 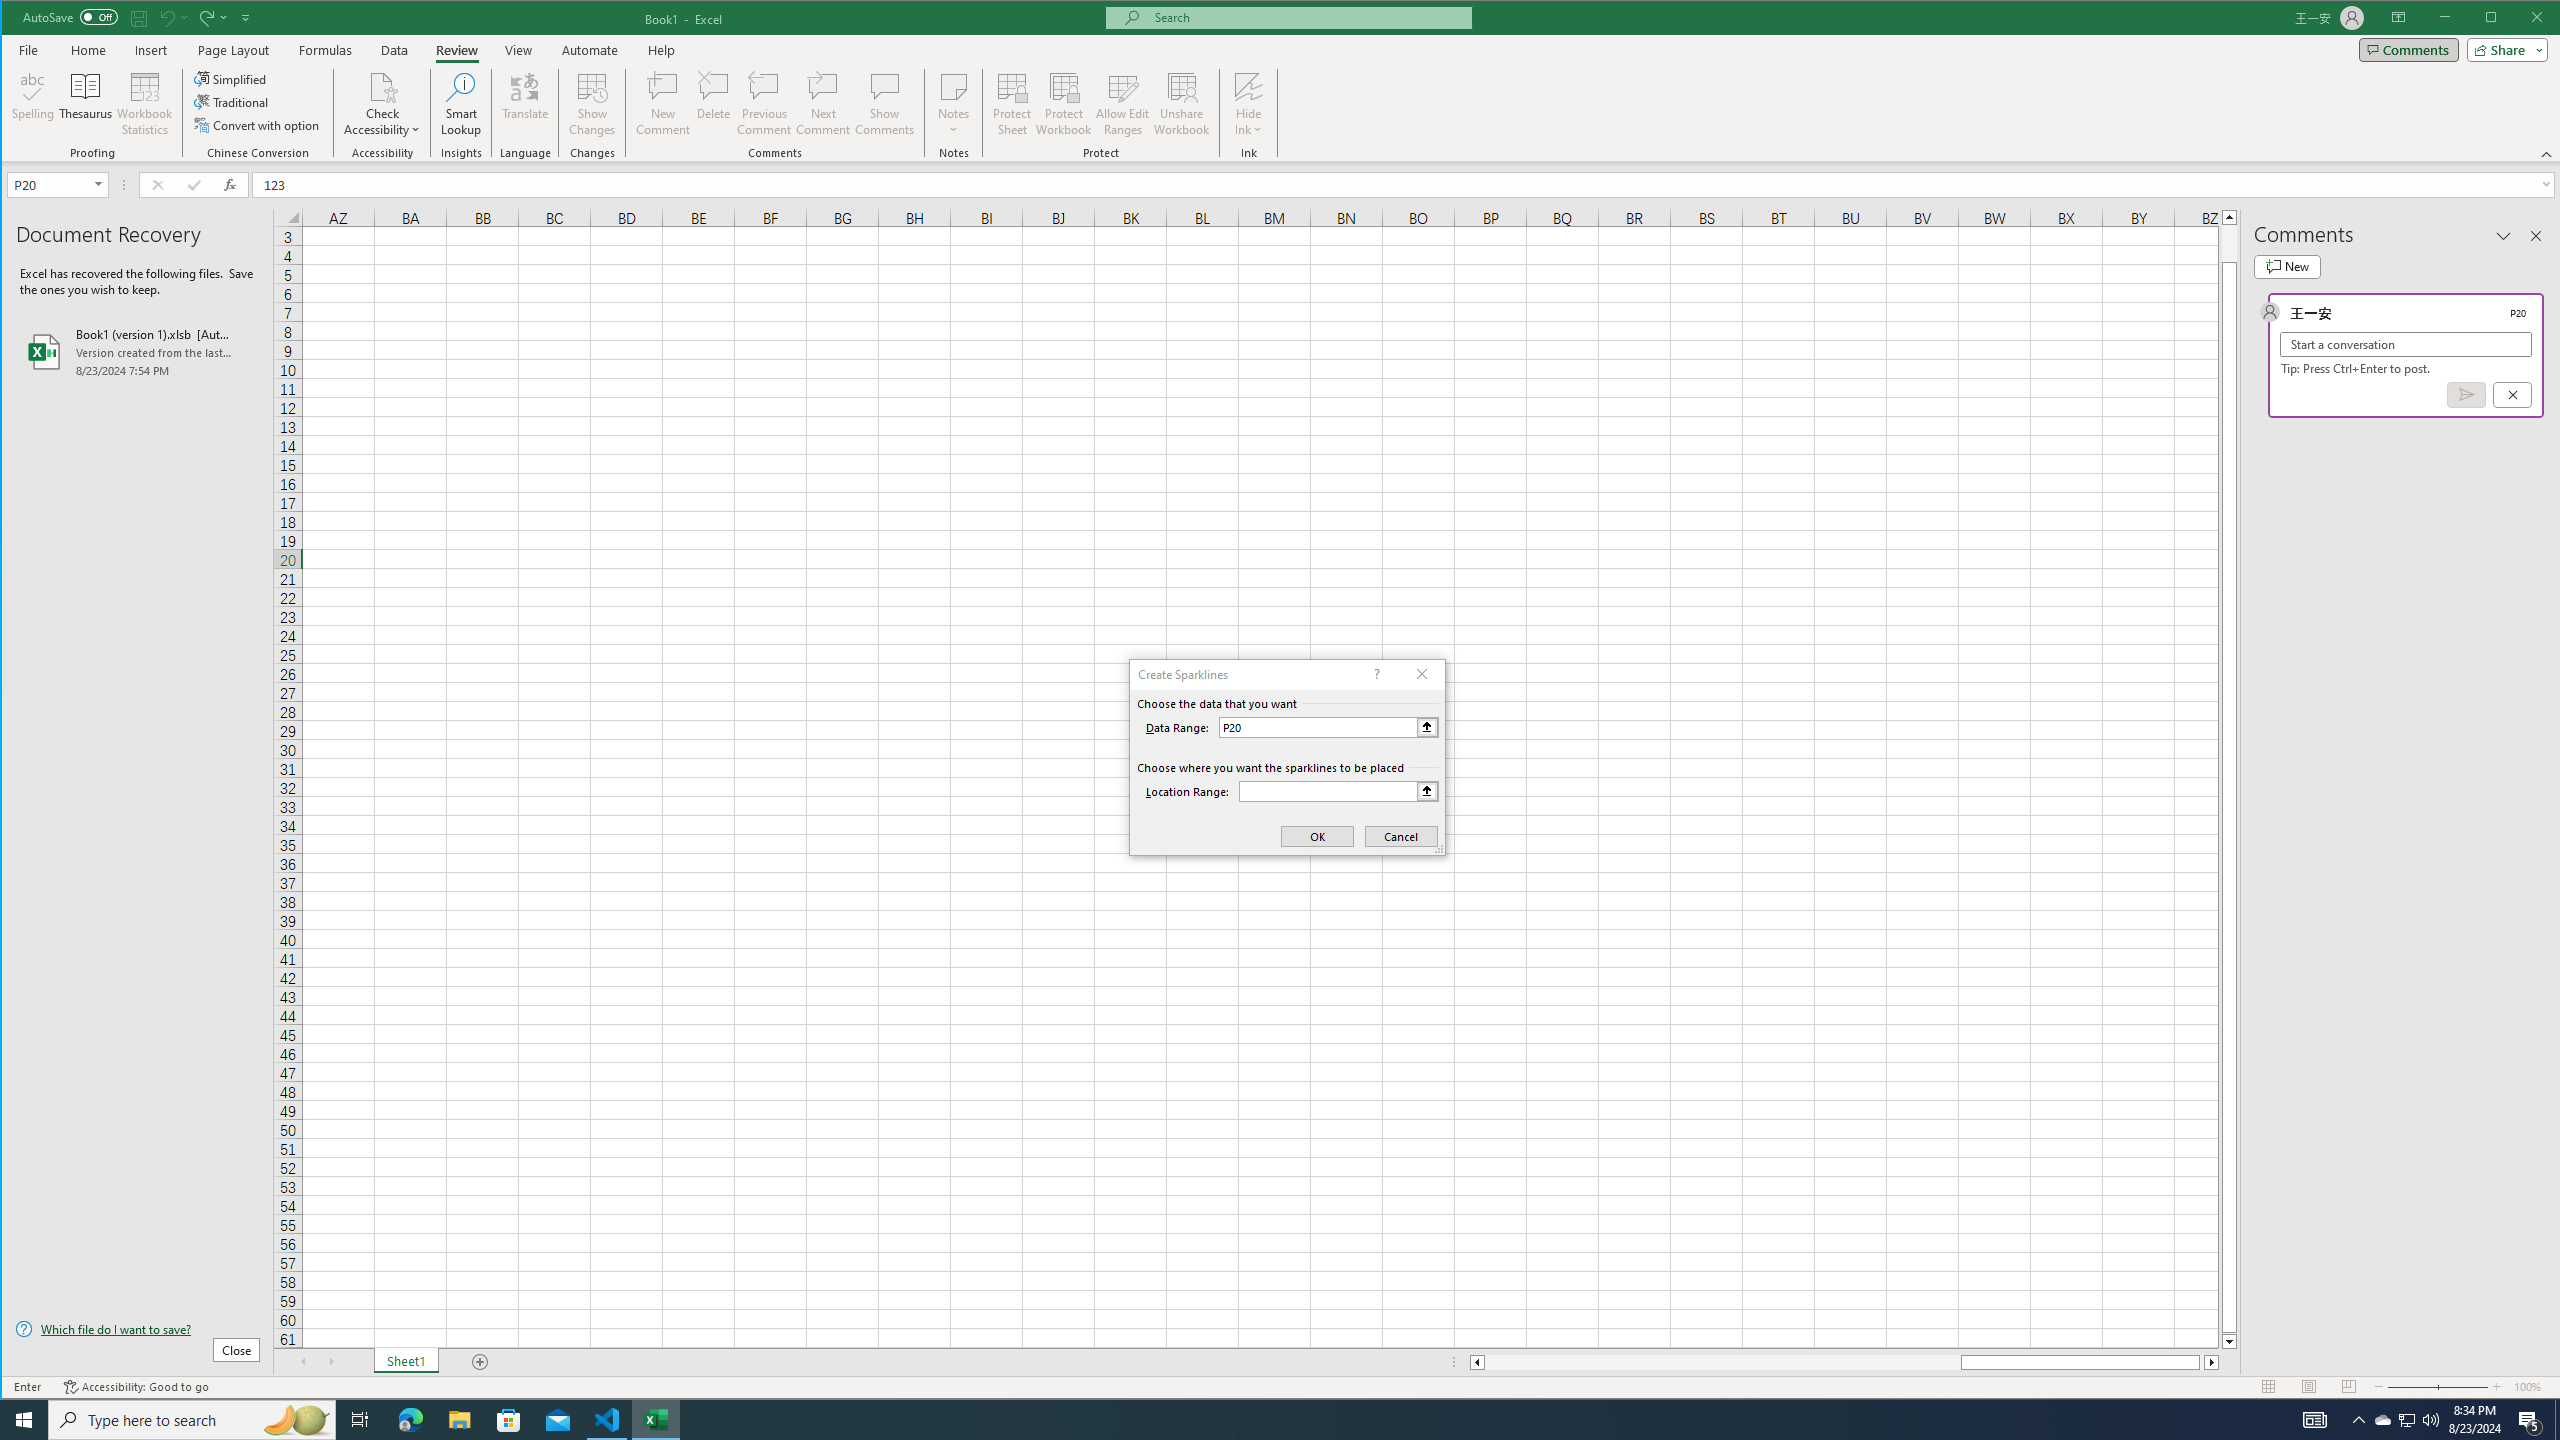 I want to click on 'Show Changes', so click(x=591, y=103).